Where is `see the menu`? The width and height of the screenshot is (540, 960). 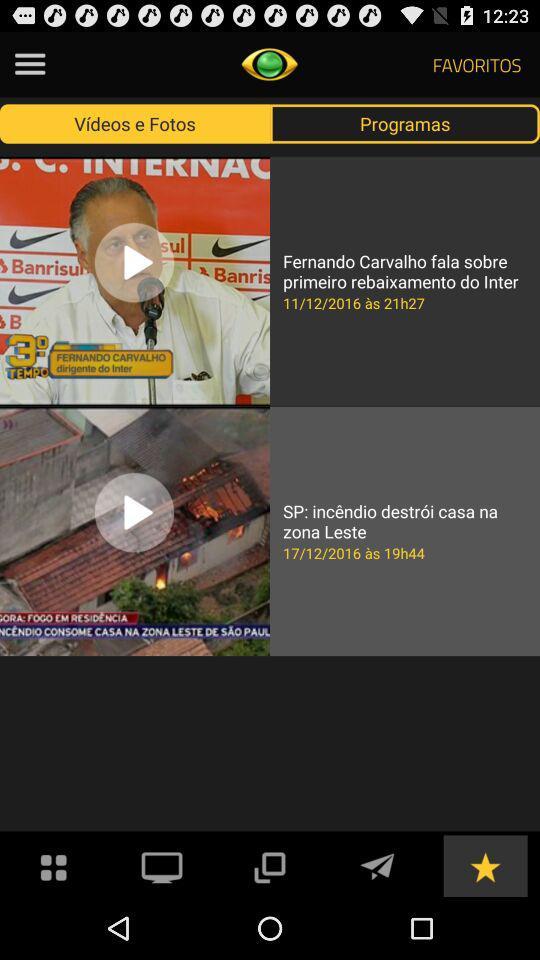 see the menu is located at coordinates (29, 64).